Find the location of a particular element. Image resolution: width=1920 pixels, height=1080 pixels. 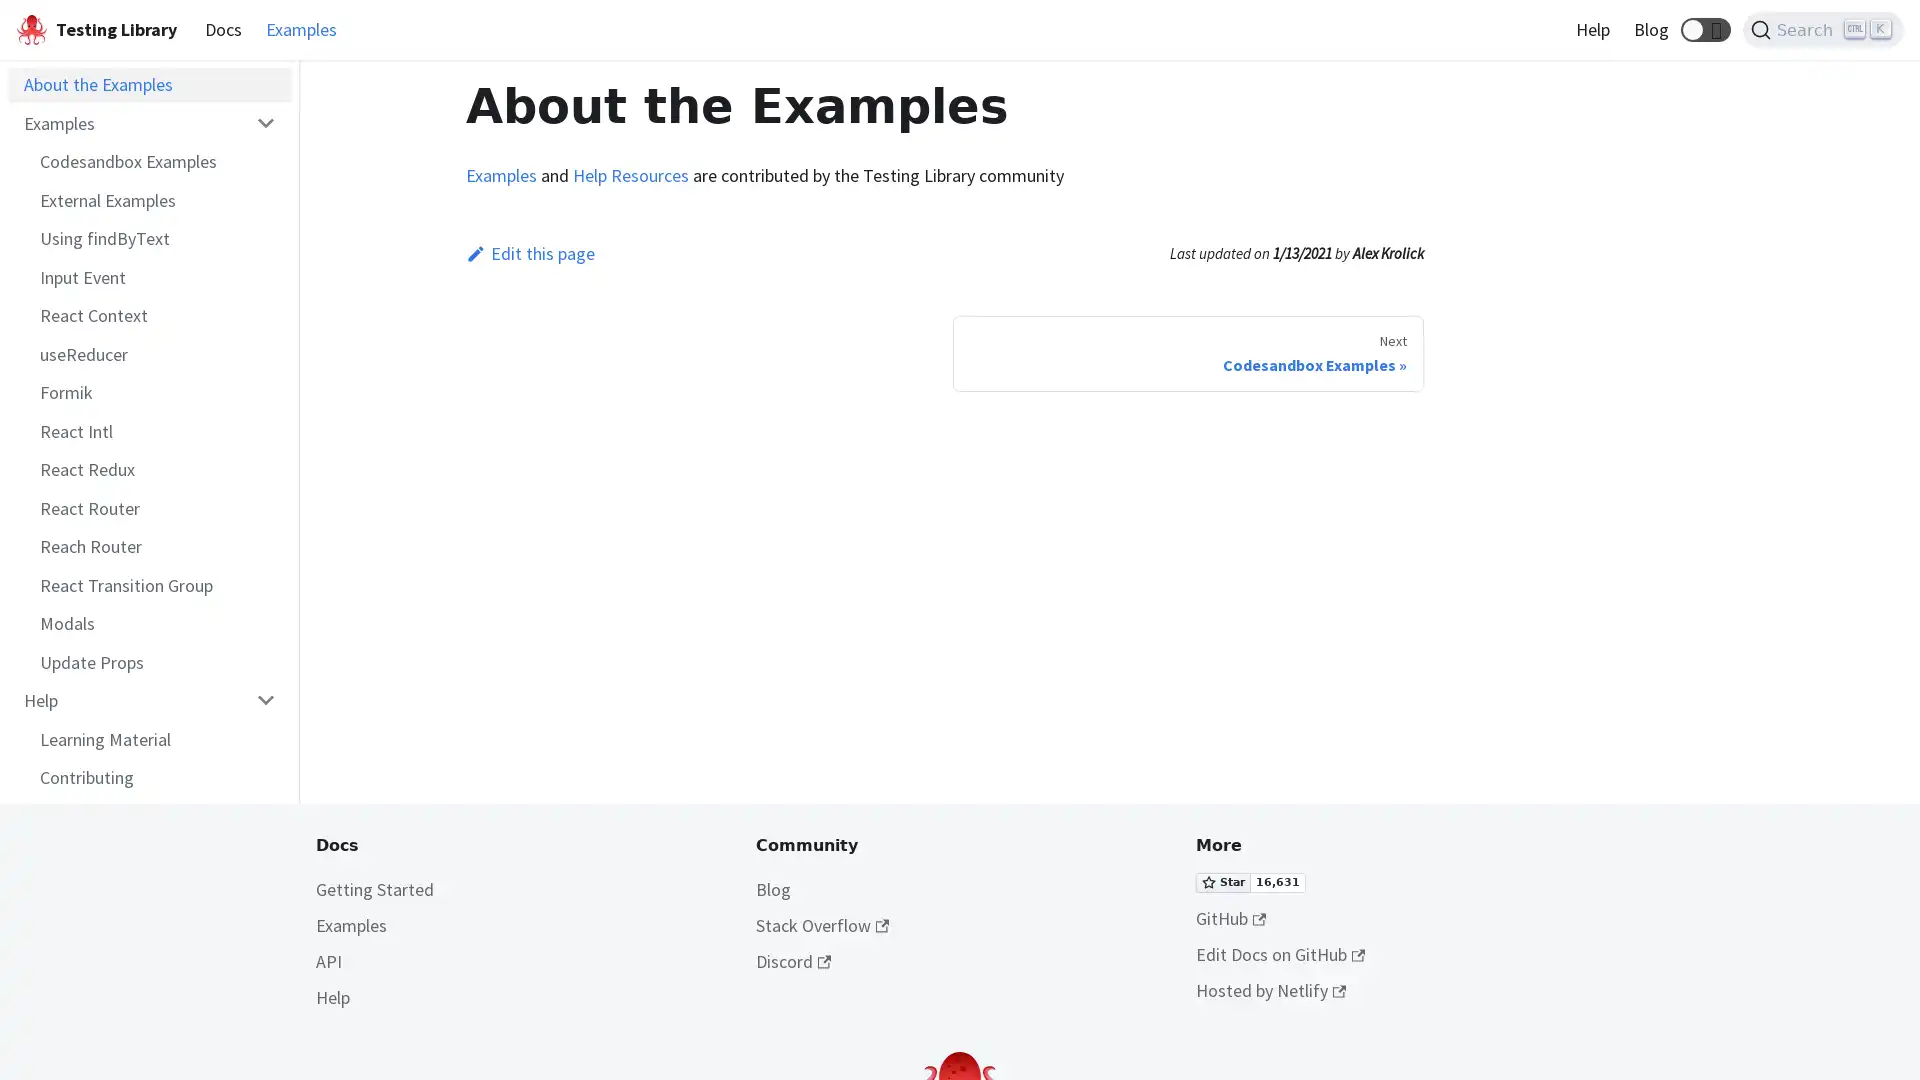

Search is located at coordinates (1823, 30).